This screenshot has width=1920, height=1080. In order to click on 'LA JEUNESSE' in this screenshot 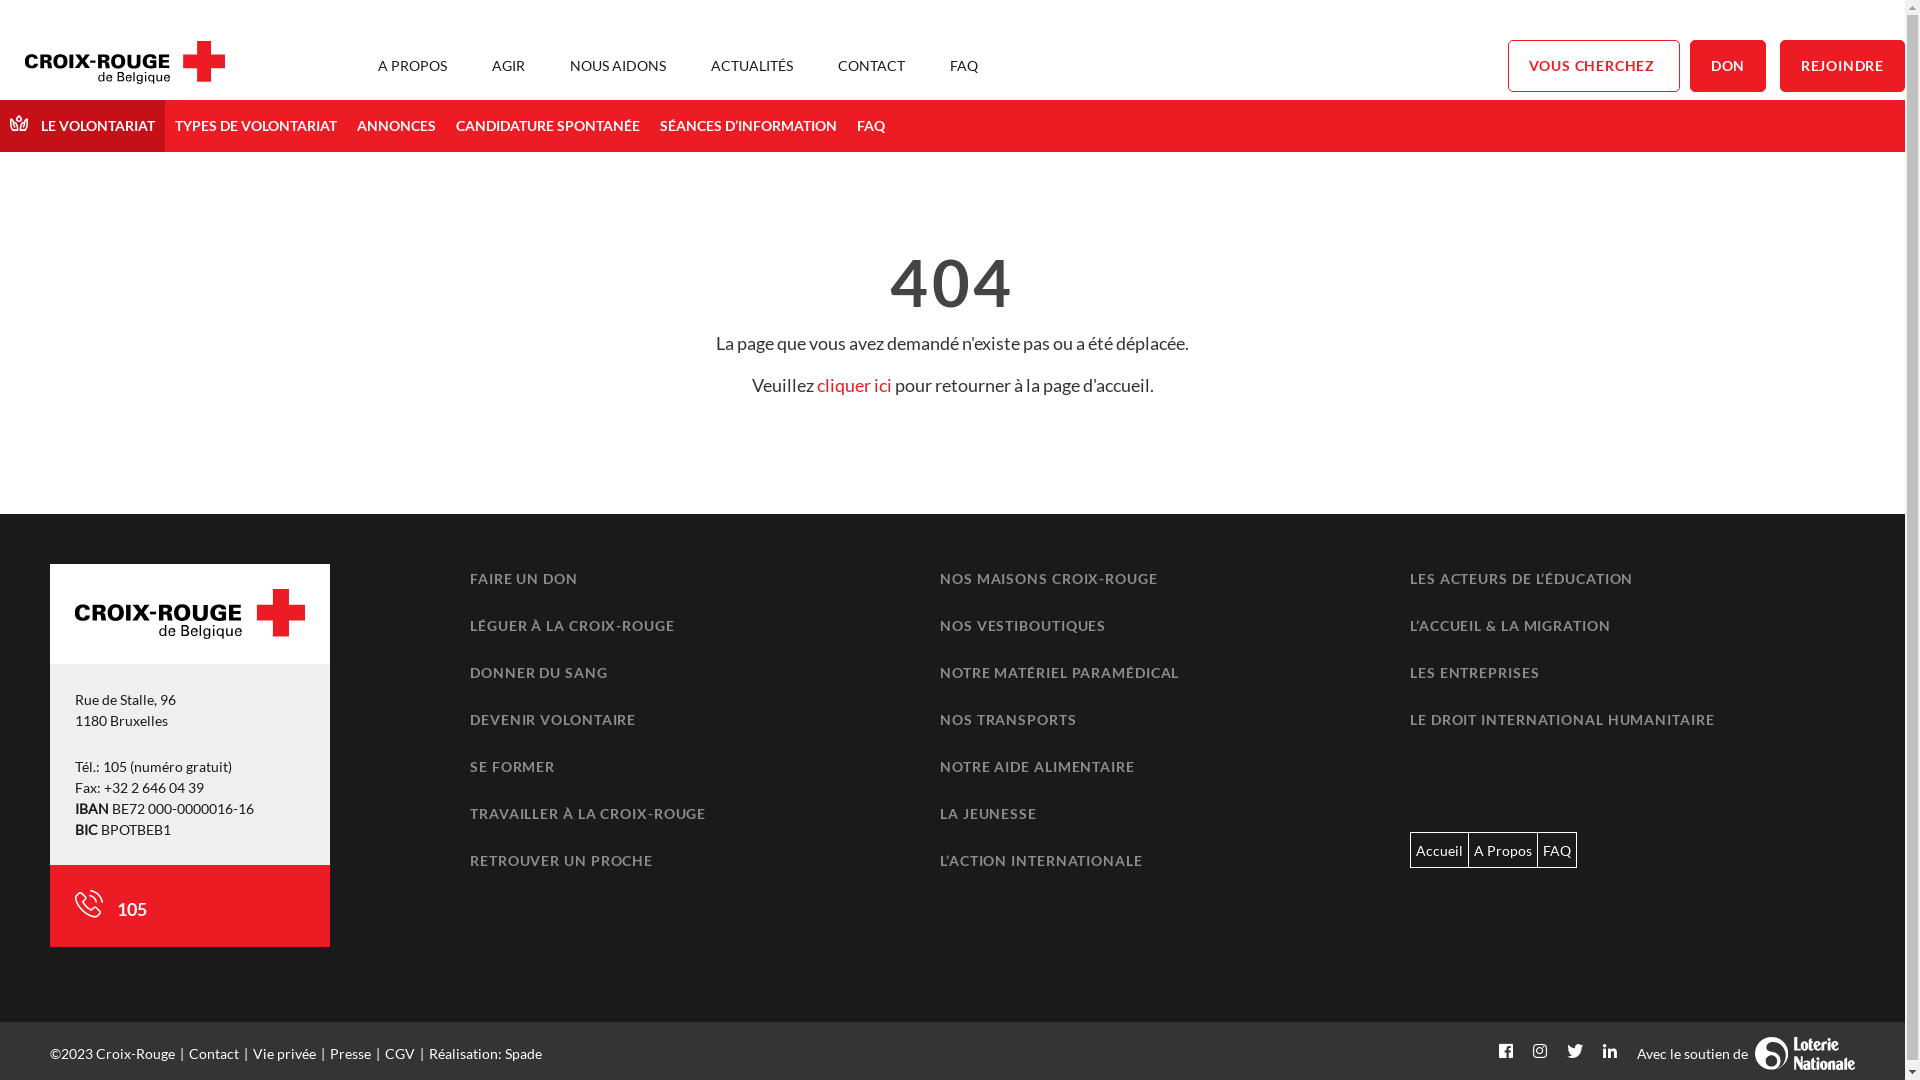, I will do `click(988, 813)`.